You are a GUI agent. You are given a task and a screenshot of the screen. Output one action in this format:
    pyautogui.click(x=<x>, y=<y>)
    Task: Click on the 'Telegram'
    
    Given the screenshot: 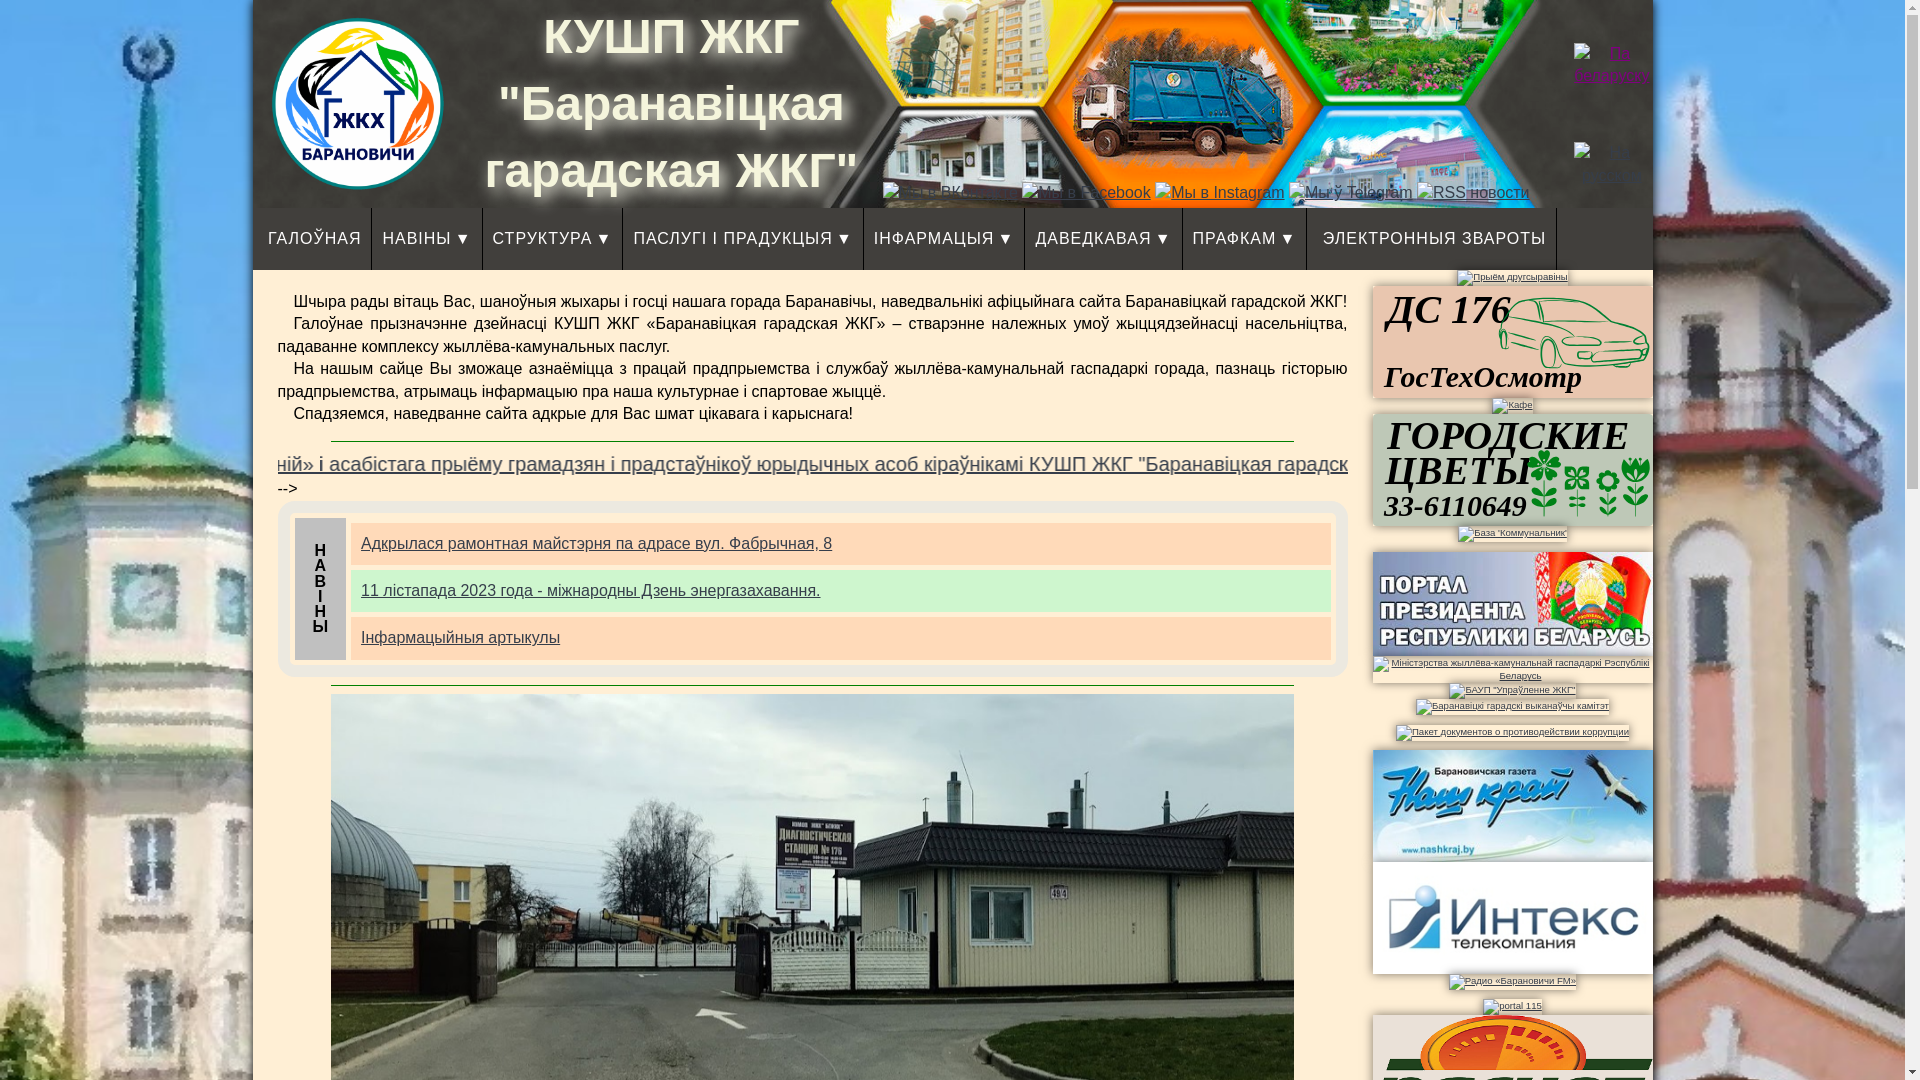 What is the action you would take?
    pyautogui.click(x=1350, y=192)
    